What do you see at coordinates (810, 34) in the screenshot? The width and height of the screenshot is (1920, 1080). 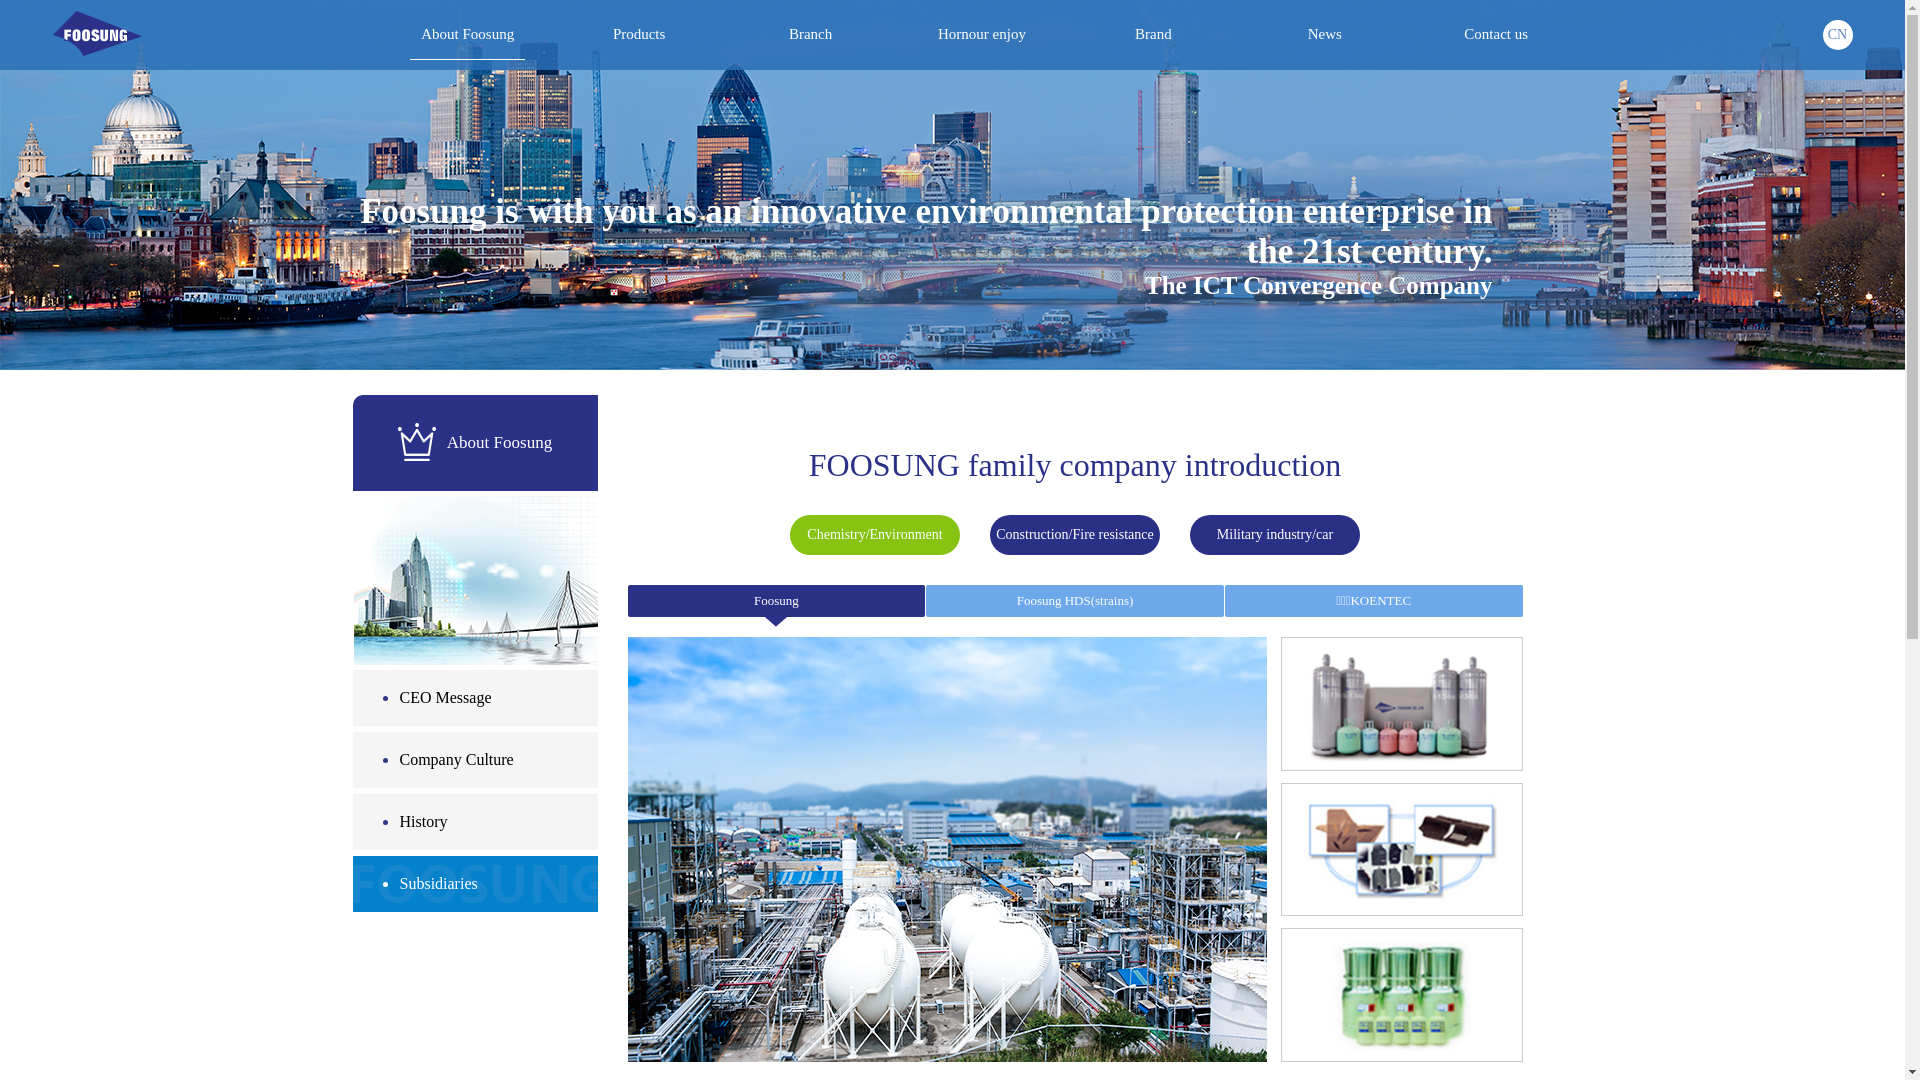 I see `'Branch'` at bounding box center [810, 34].